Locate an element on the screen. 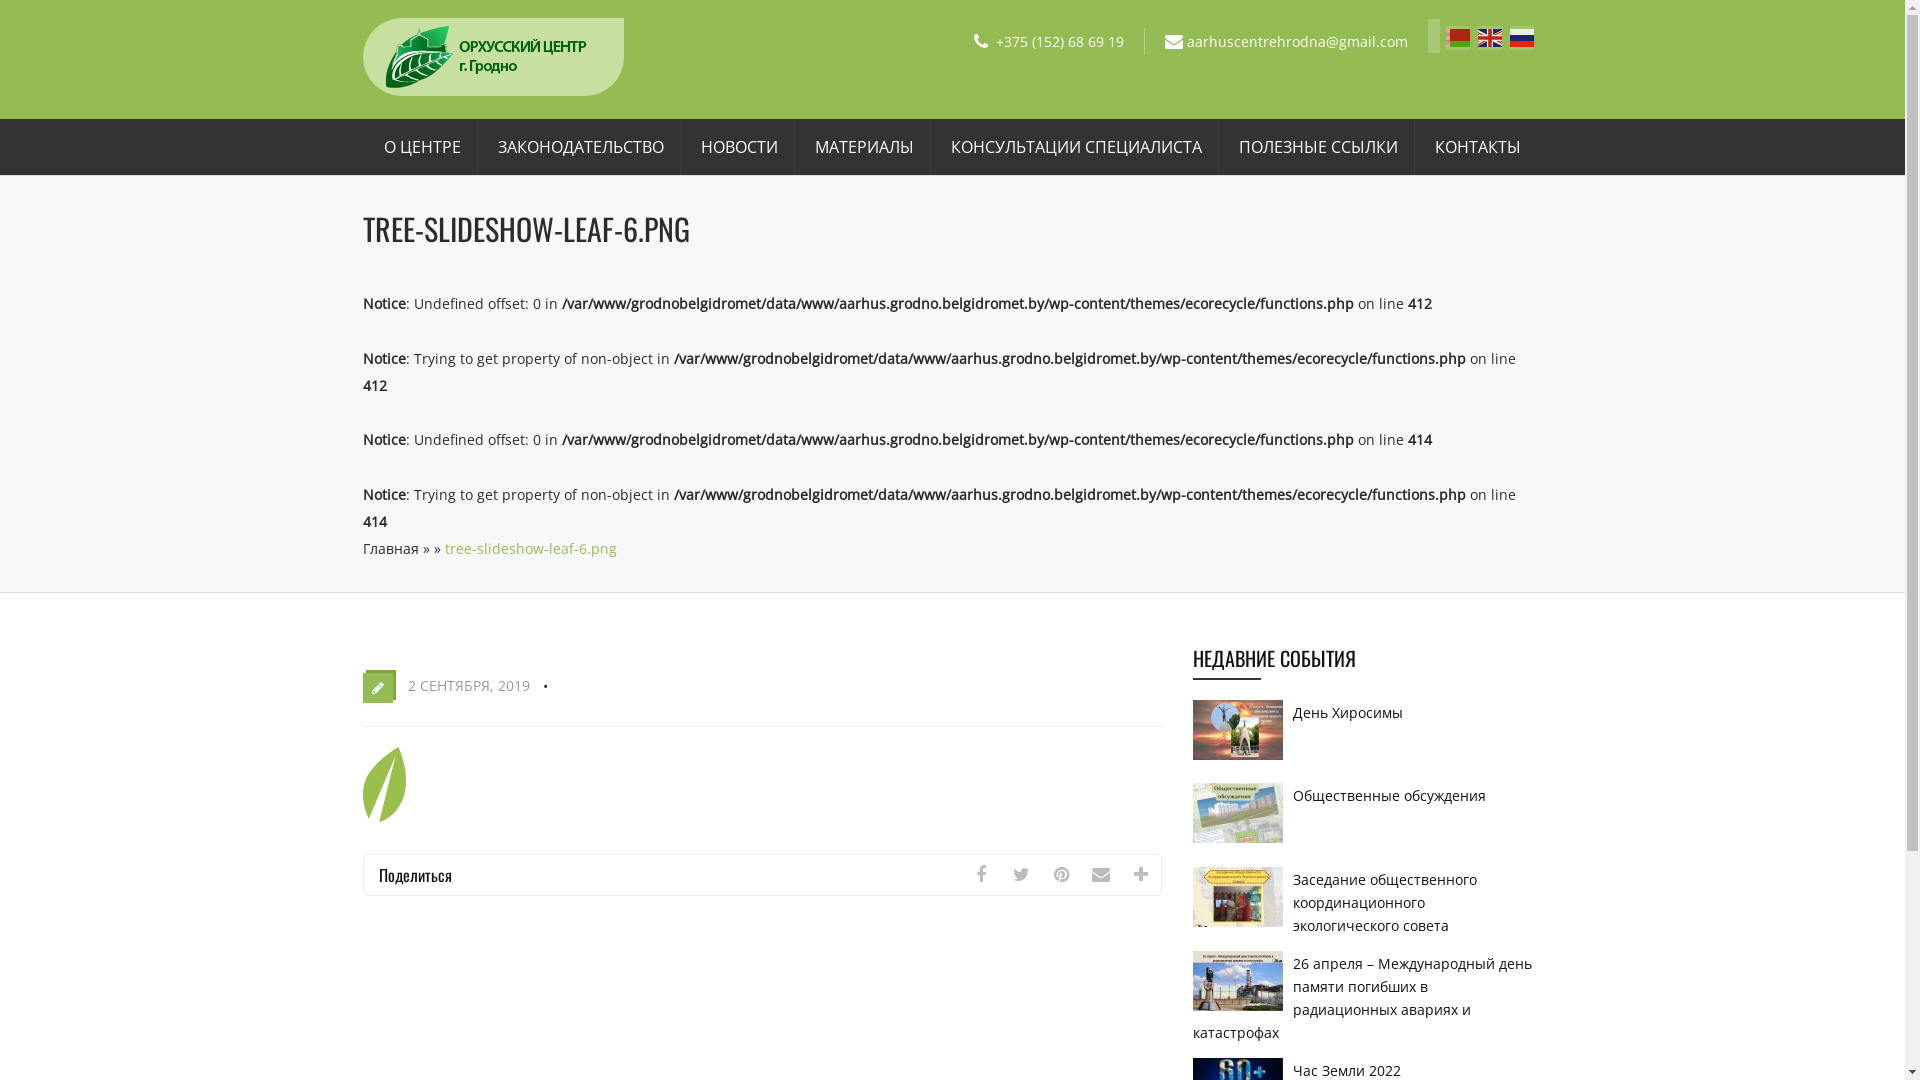  'aarhuscentrehrodna@gmail.com' is located at coordinates (1297, 41).